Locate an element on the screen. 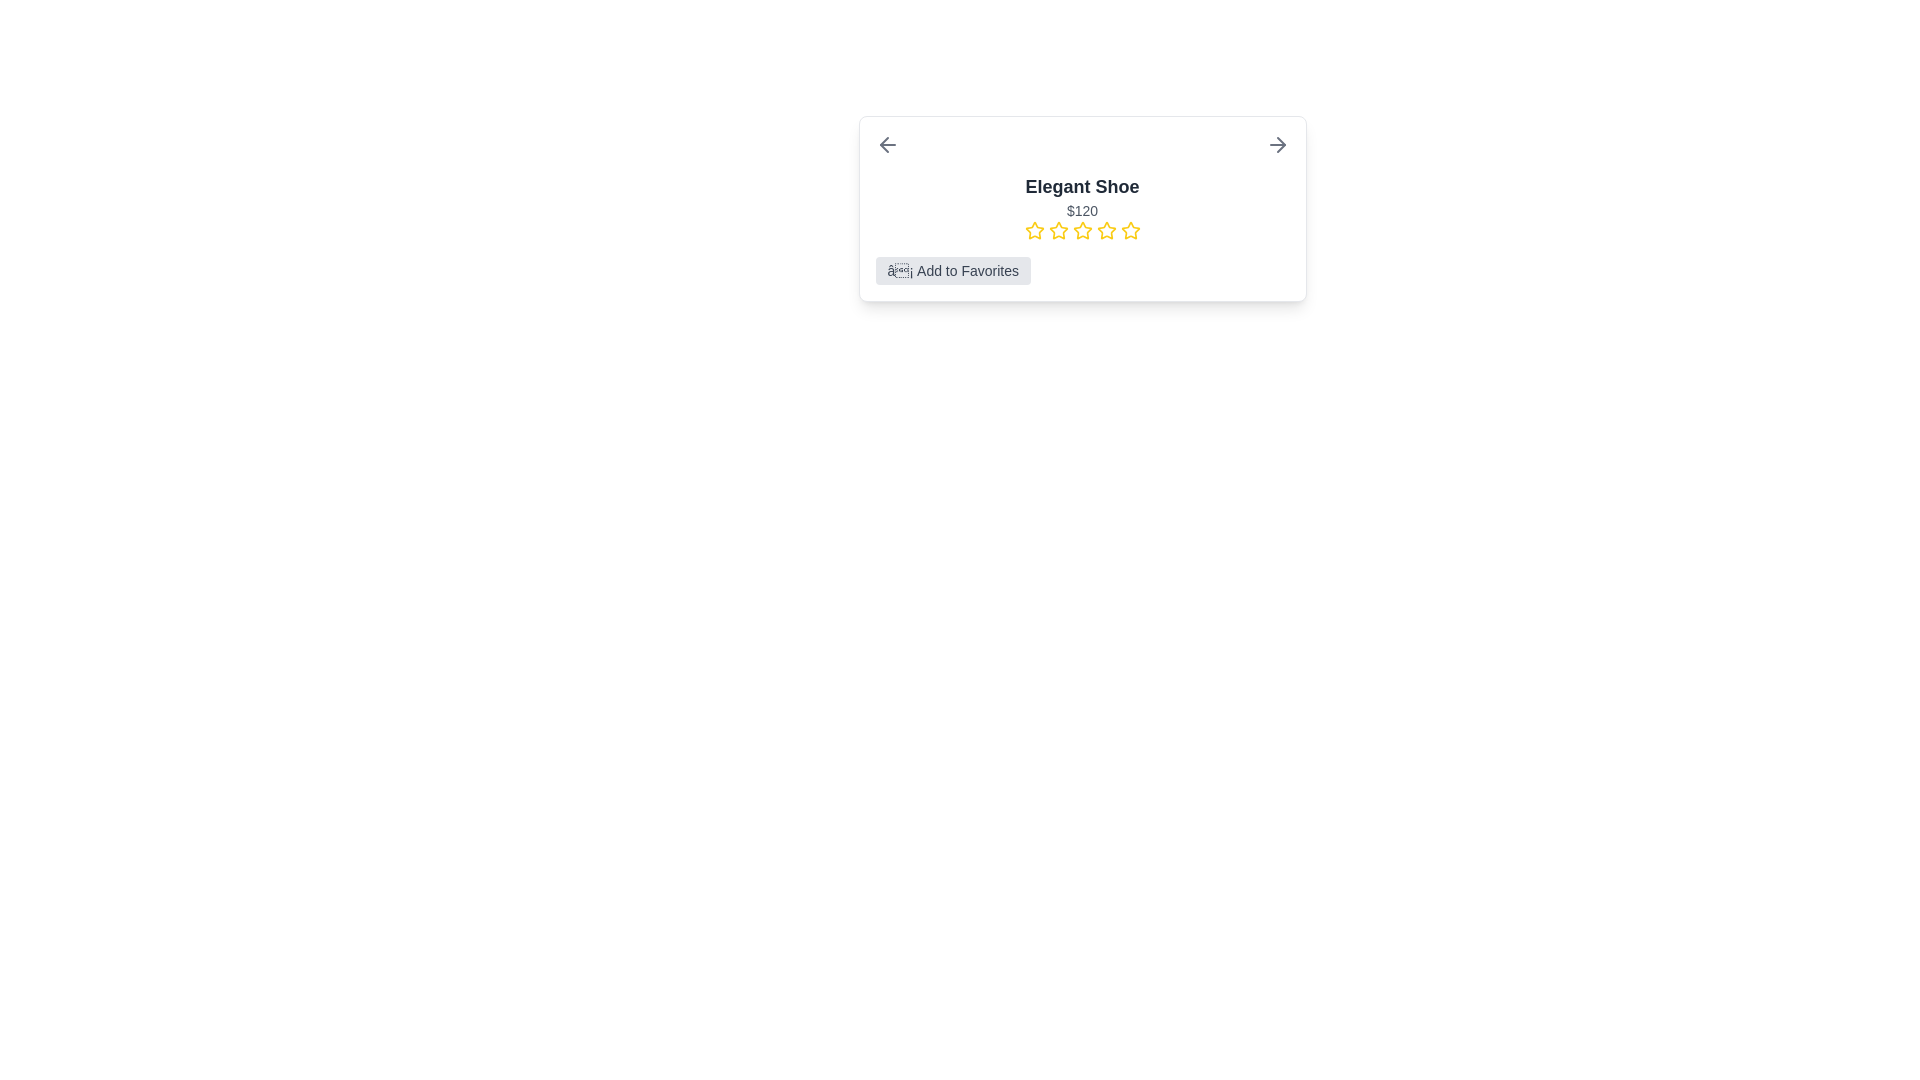 Image resolution: width=1920 pixels, height=1080 pixels. the third star icon representing a rating for the product 'Elegant Shoe' priced at '$120' is located at coordinates (1057, 229).